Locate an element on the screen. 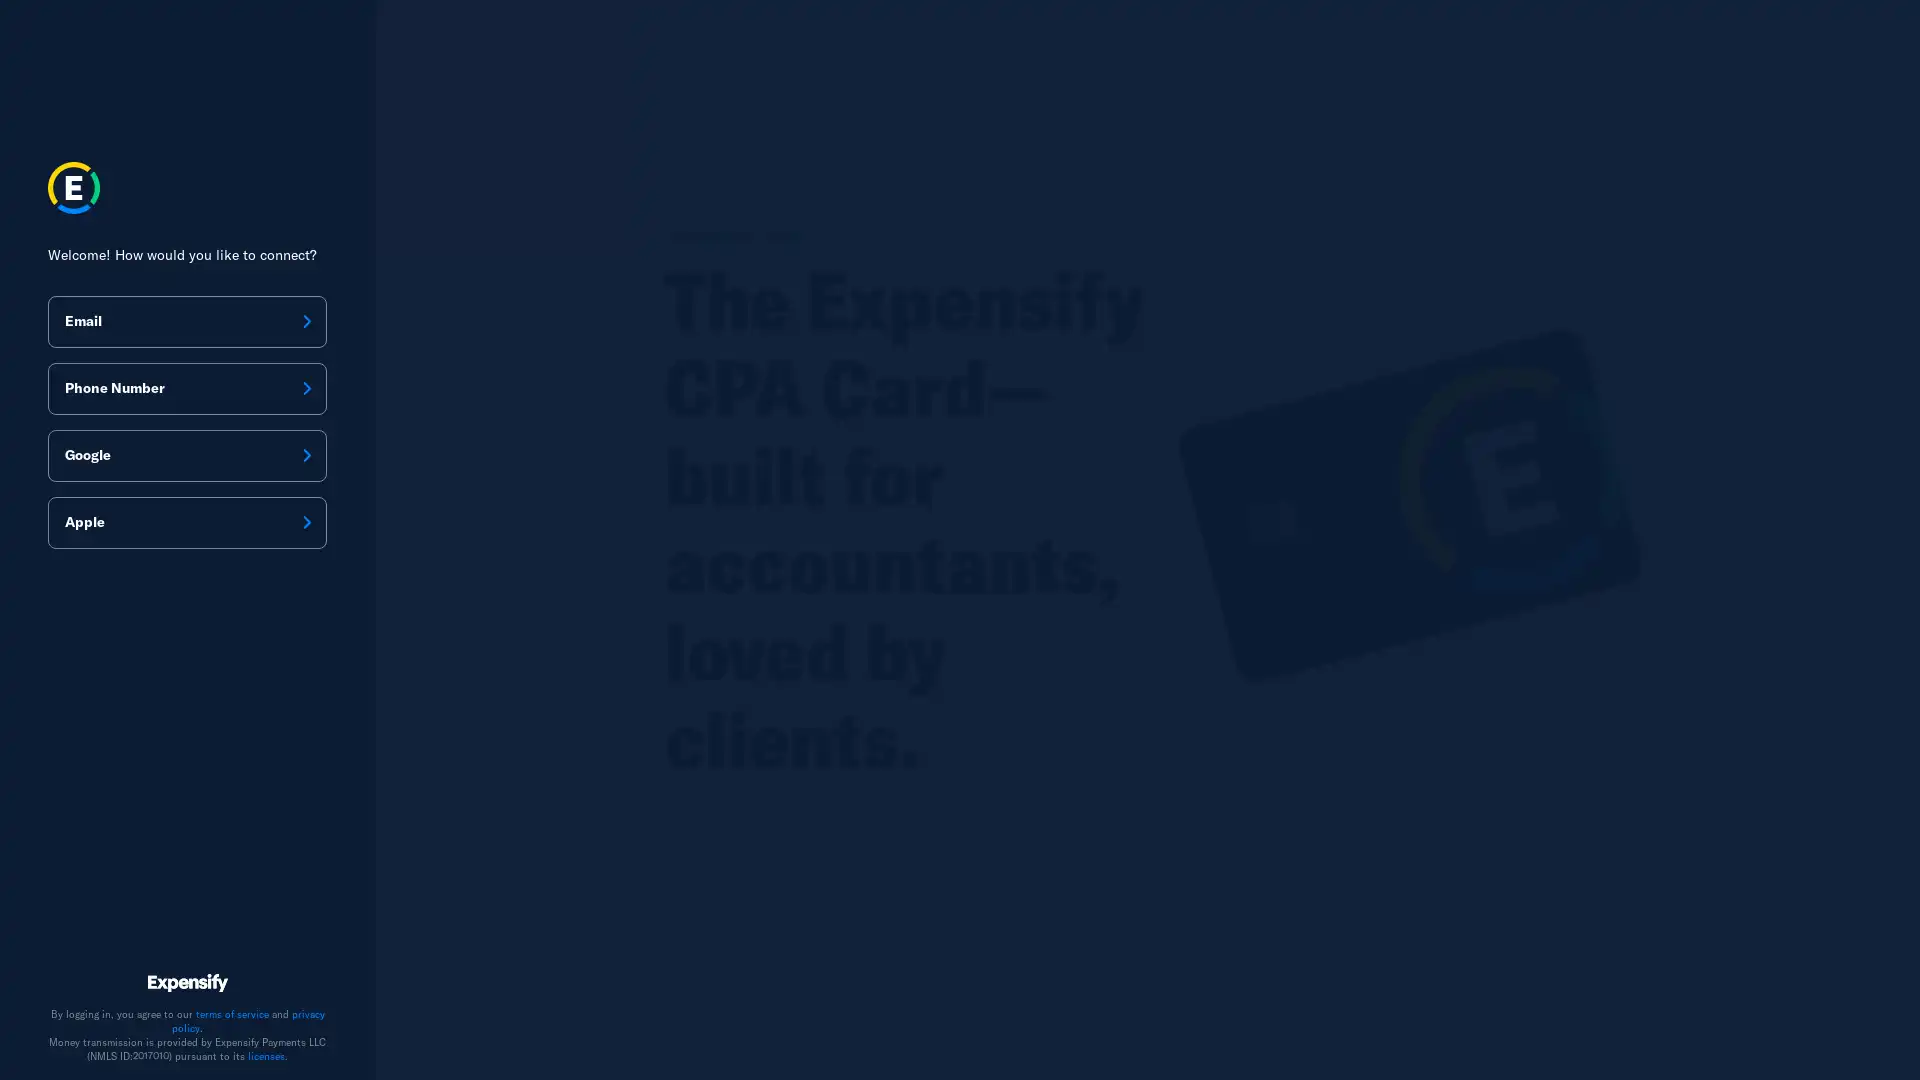  Email is located at coordinates (187, 319).